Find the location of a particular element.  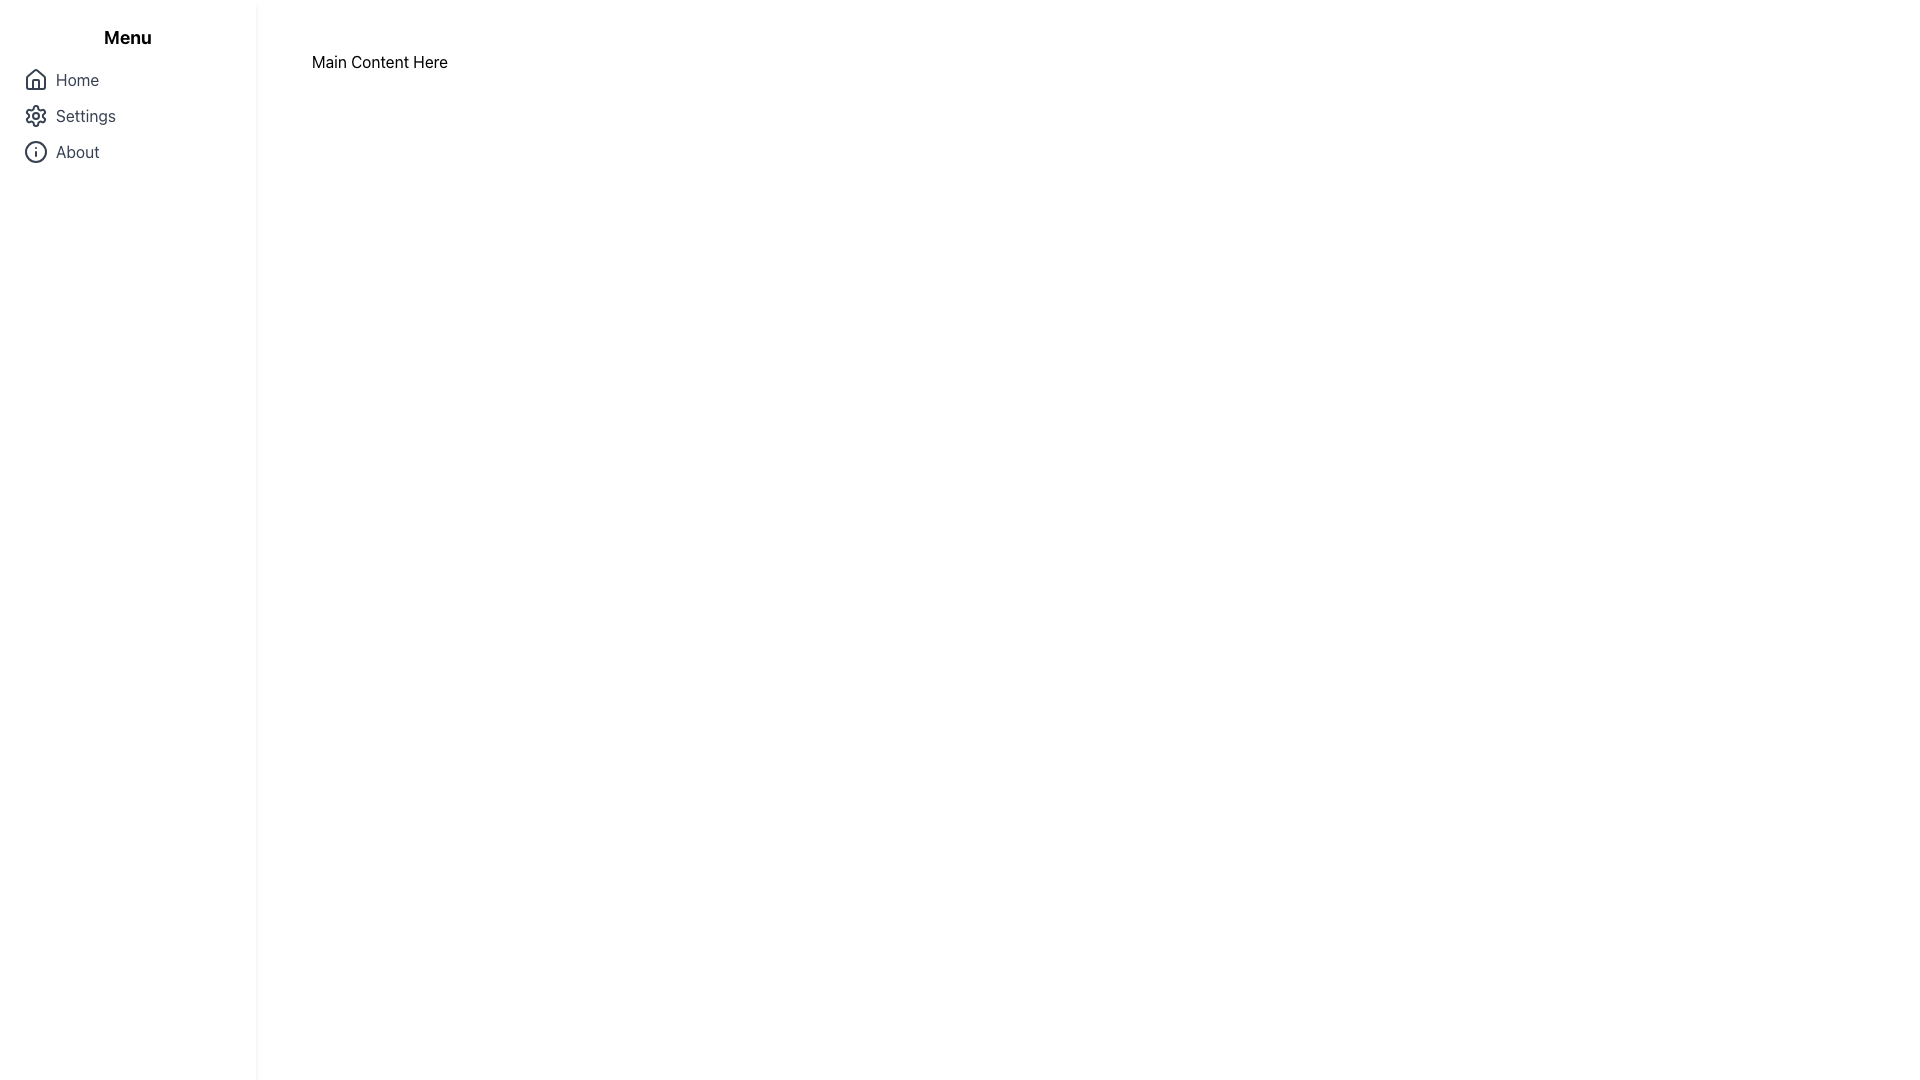

the 'About' navigation menu item, which is the third item in a vertical list is located at coordinates (127, 150).